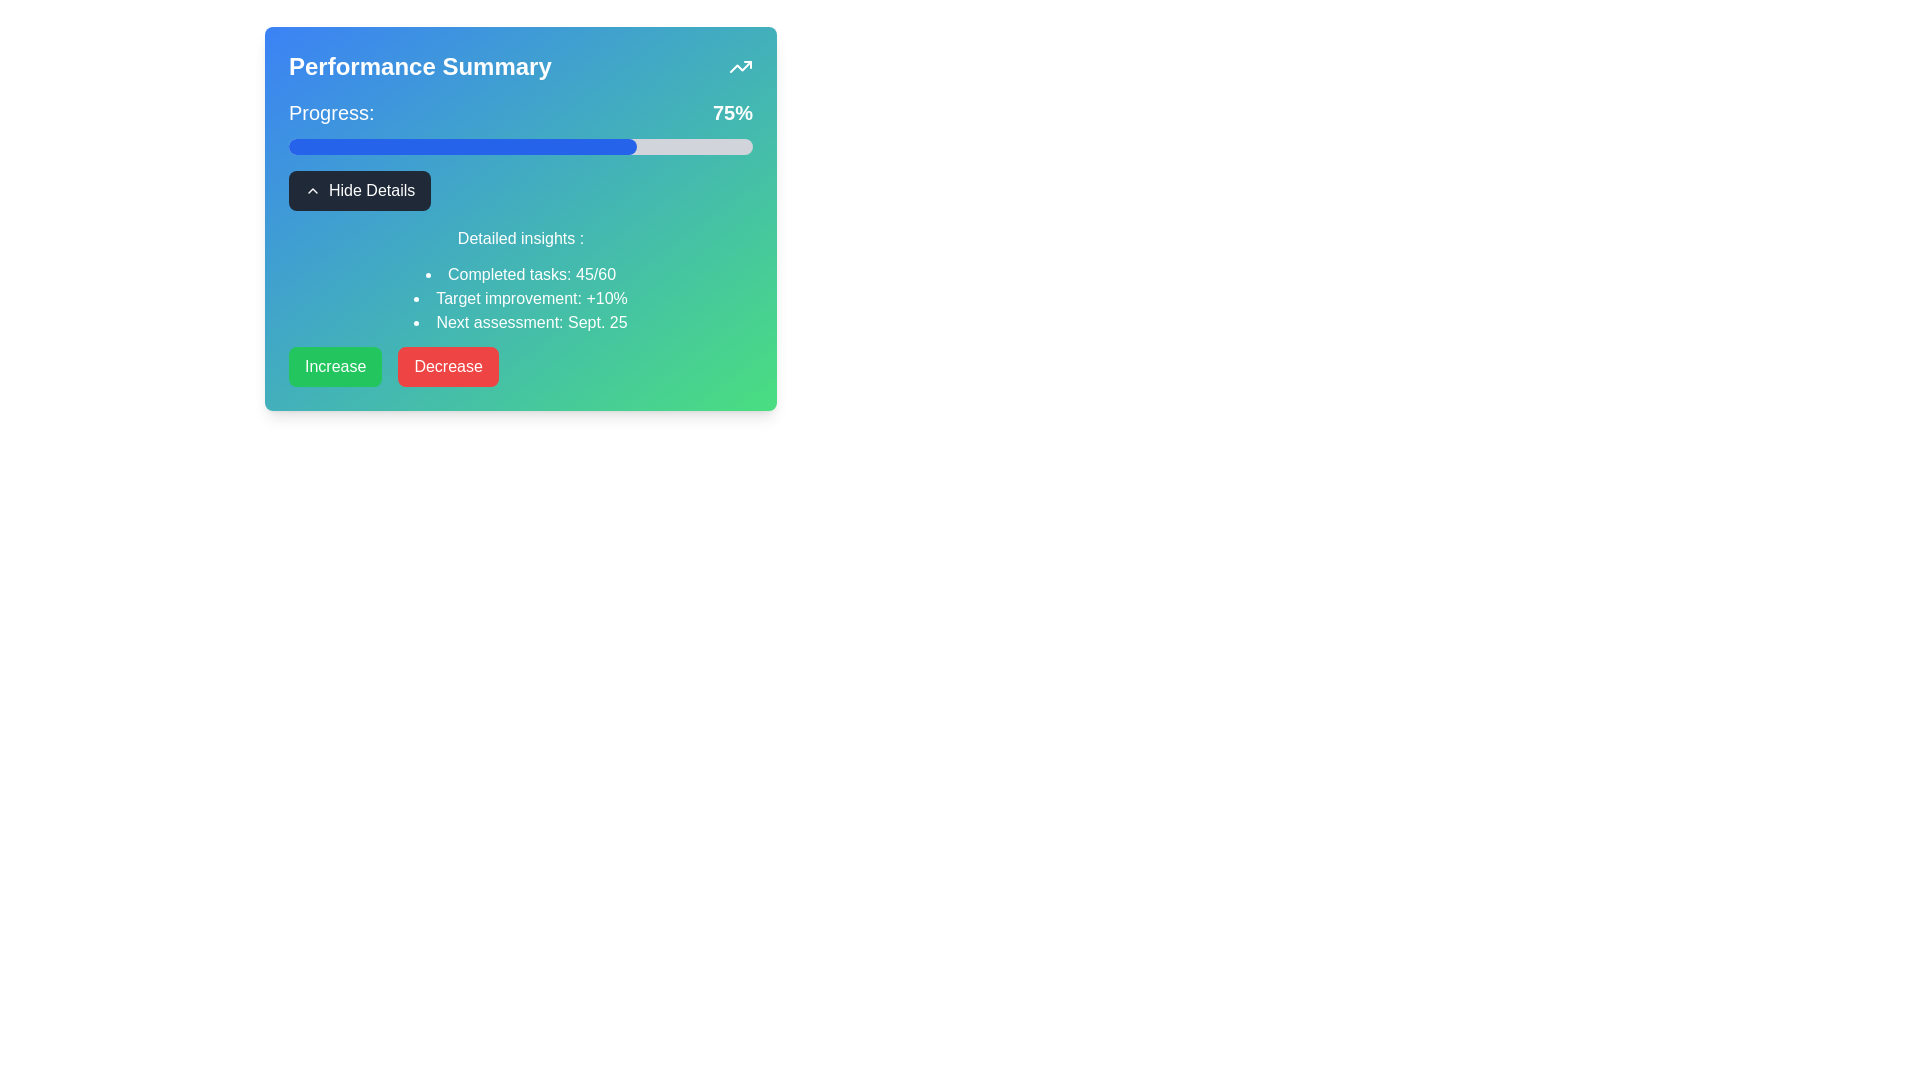 The height and width of the screenshot is (1080, 1920). What do you see at coordinates (360, 191) in the screenshot?
I see `the 'Hide Details' button which is a rectangular button with a dark background and white text, featuring a left-aligned upward chevron icon, located centrally below the progress bar and above the 'Detailed insights' section` at bounding box center [360, 191].